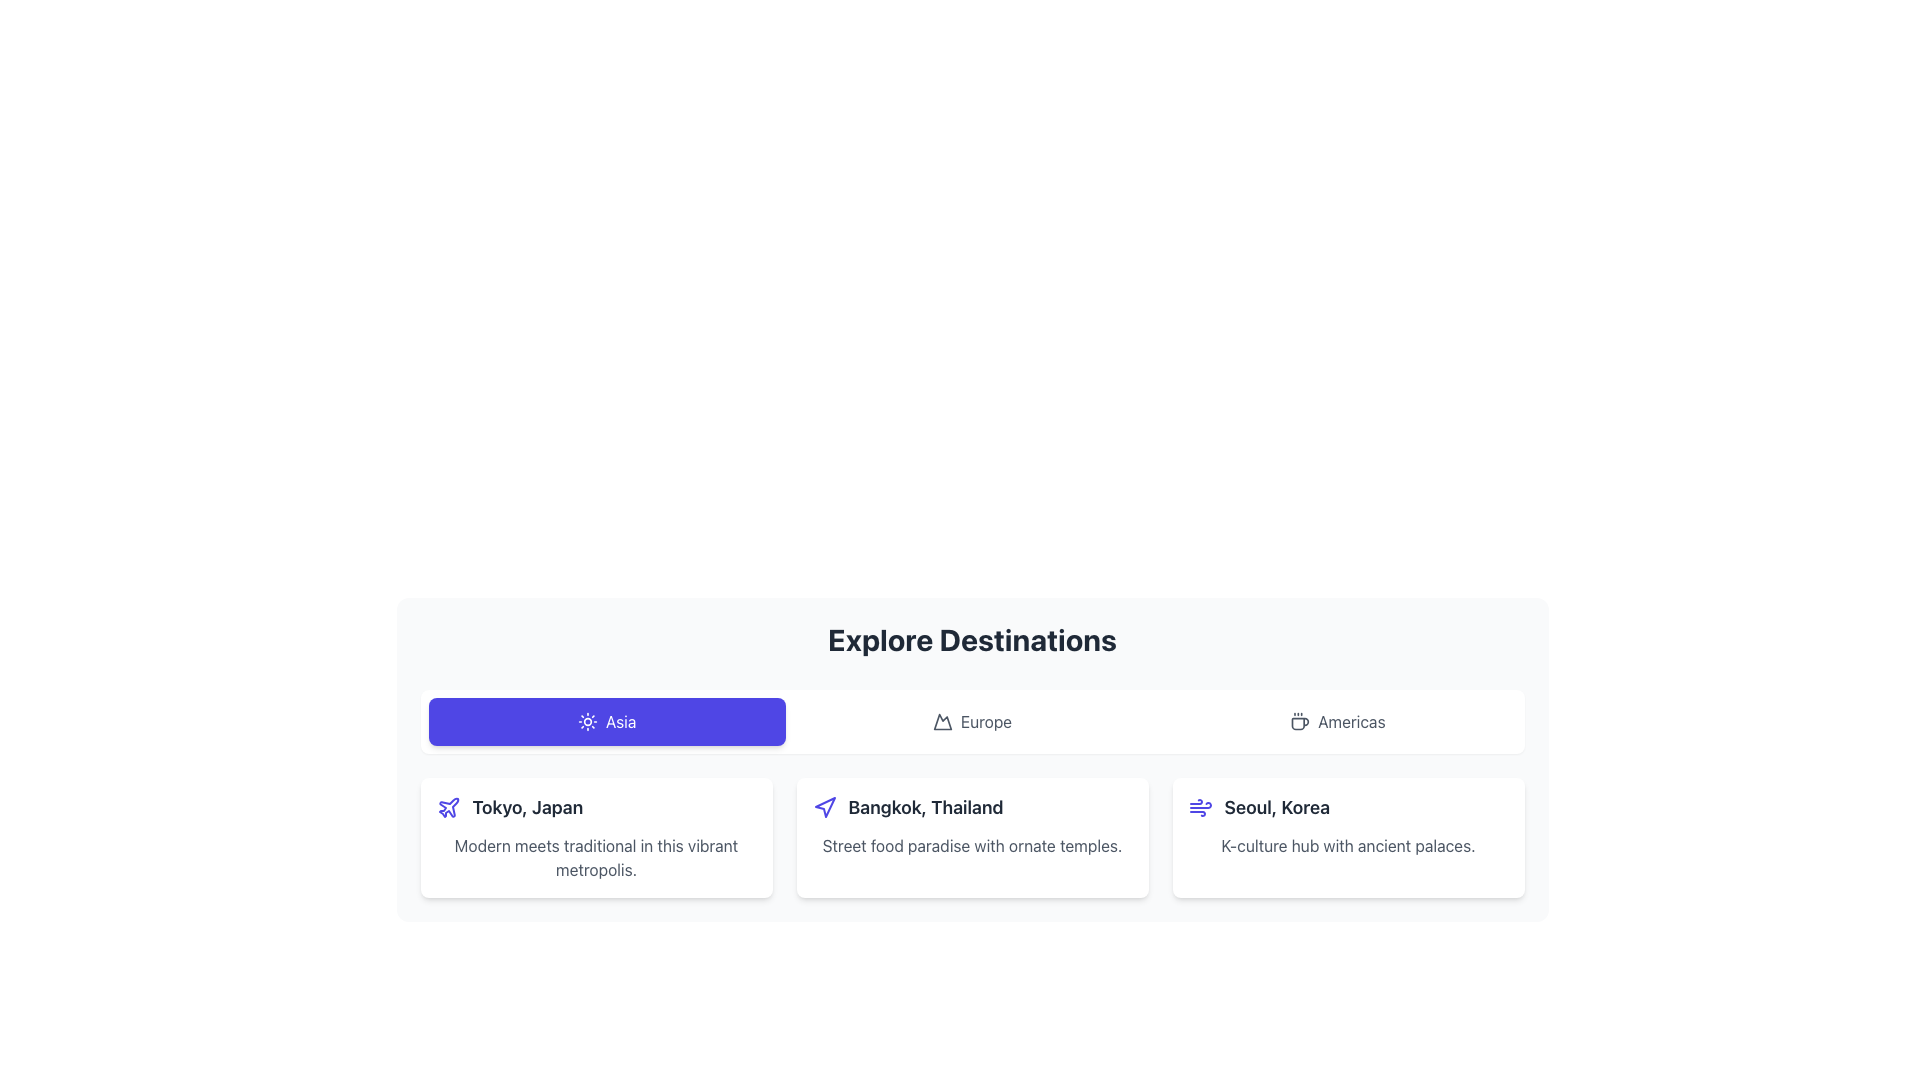 This screenshot has width=1920, height=1080. What do you see at coordinates (972, 721) in the screenshot?
I see `the 'Europe' button` at bounding box center [972, 721].